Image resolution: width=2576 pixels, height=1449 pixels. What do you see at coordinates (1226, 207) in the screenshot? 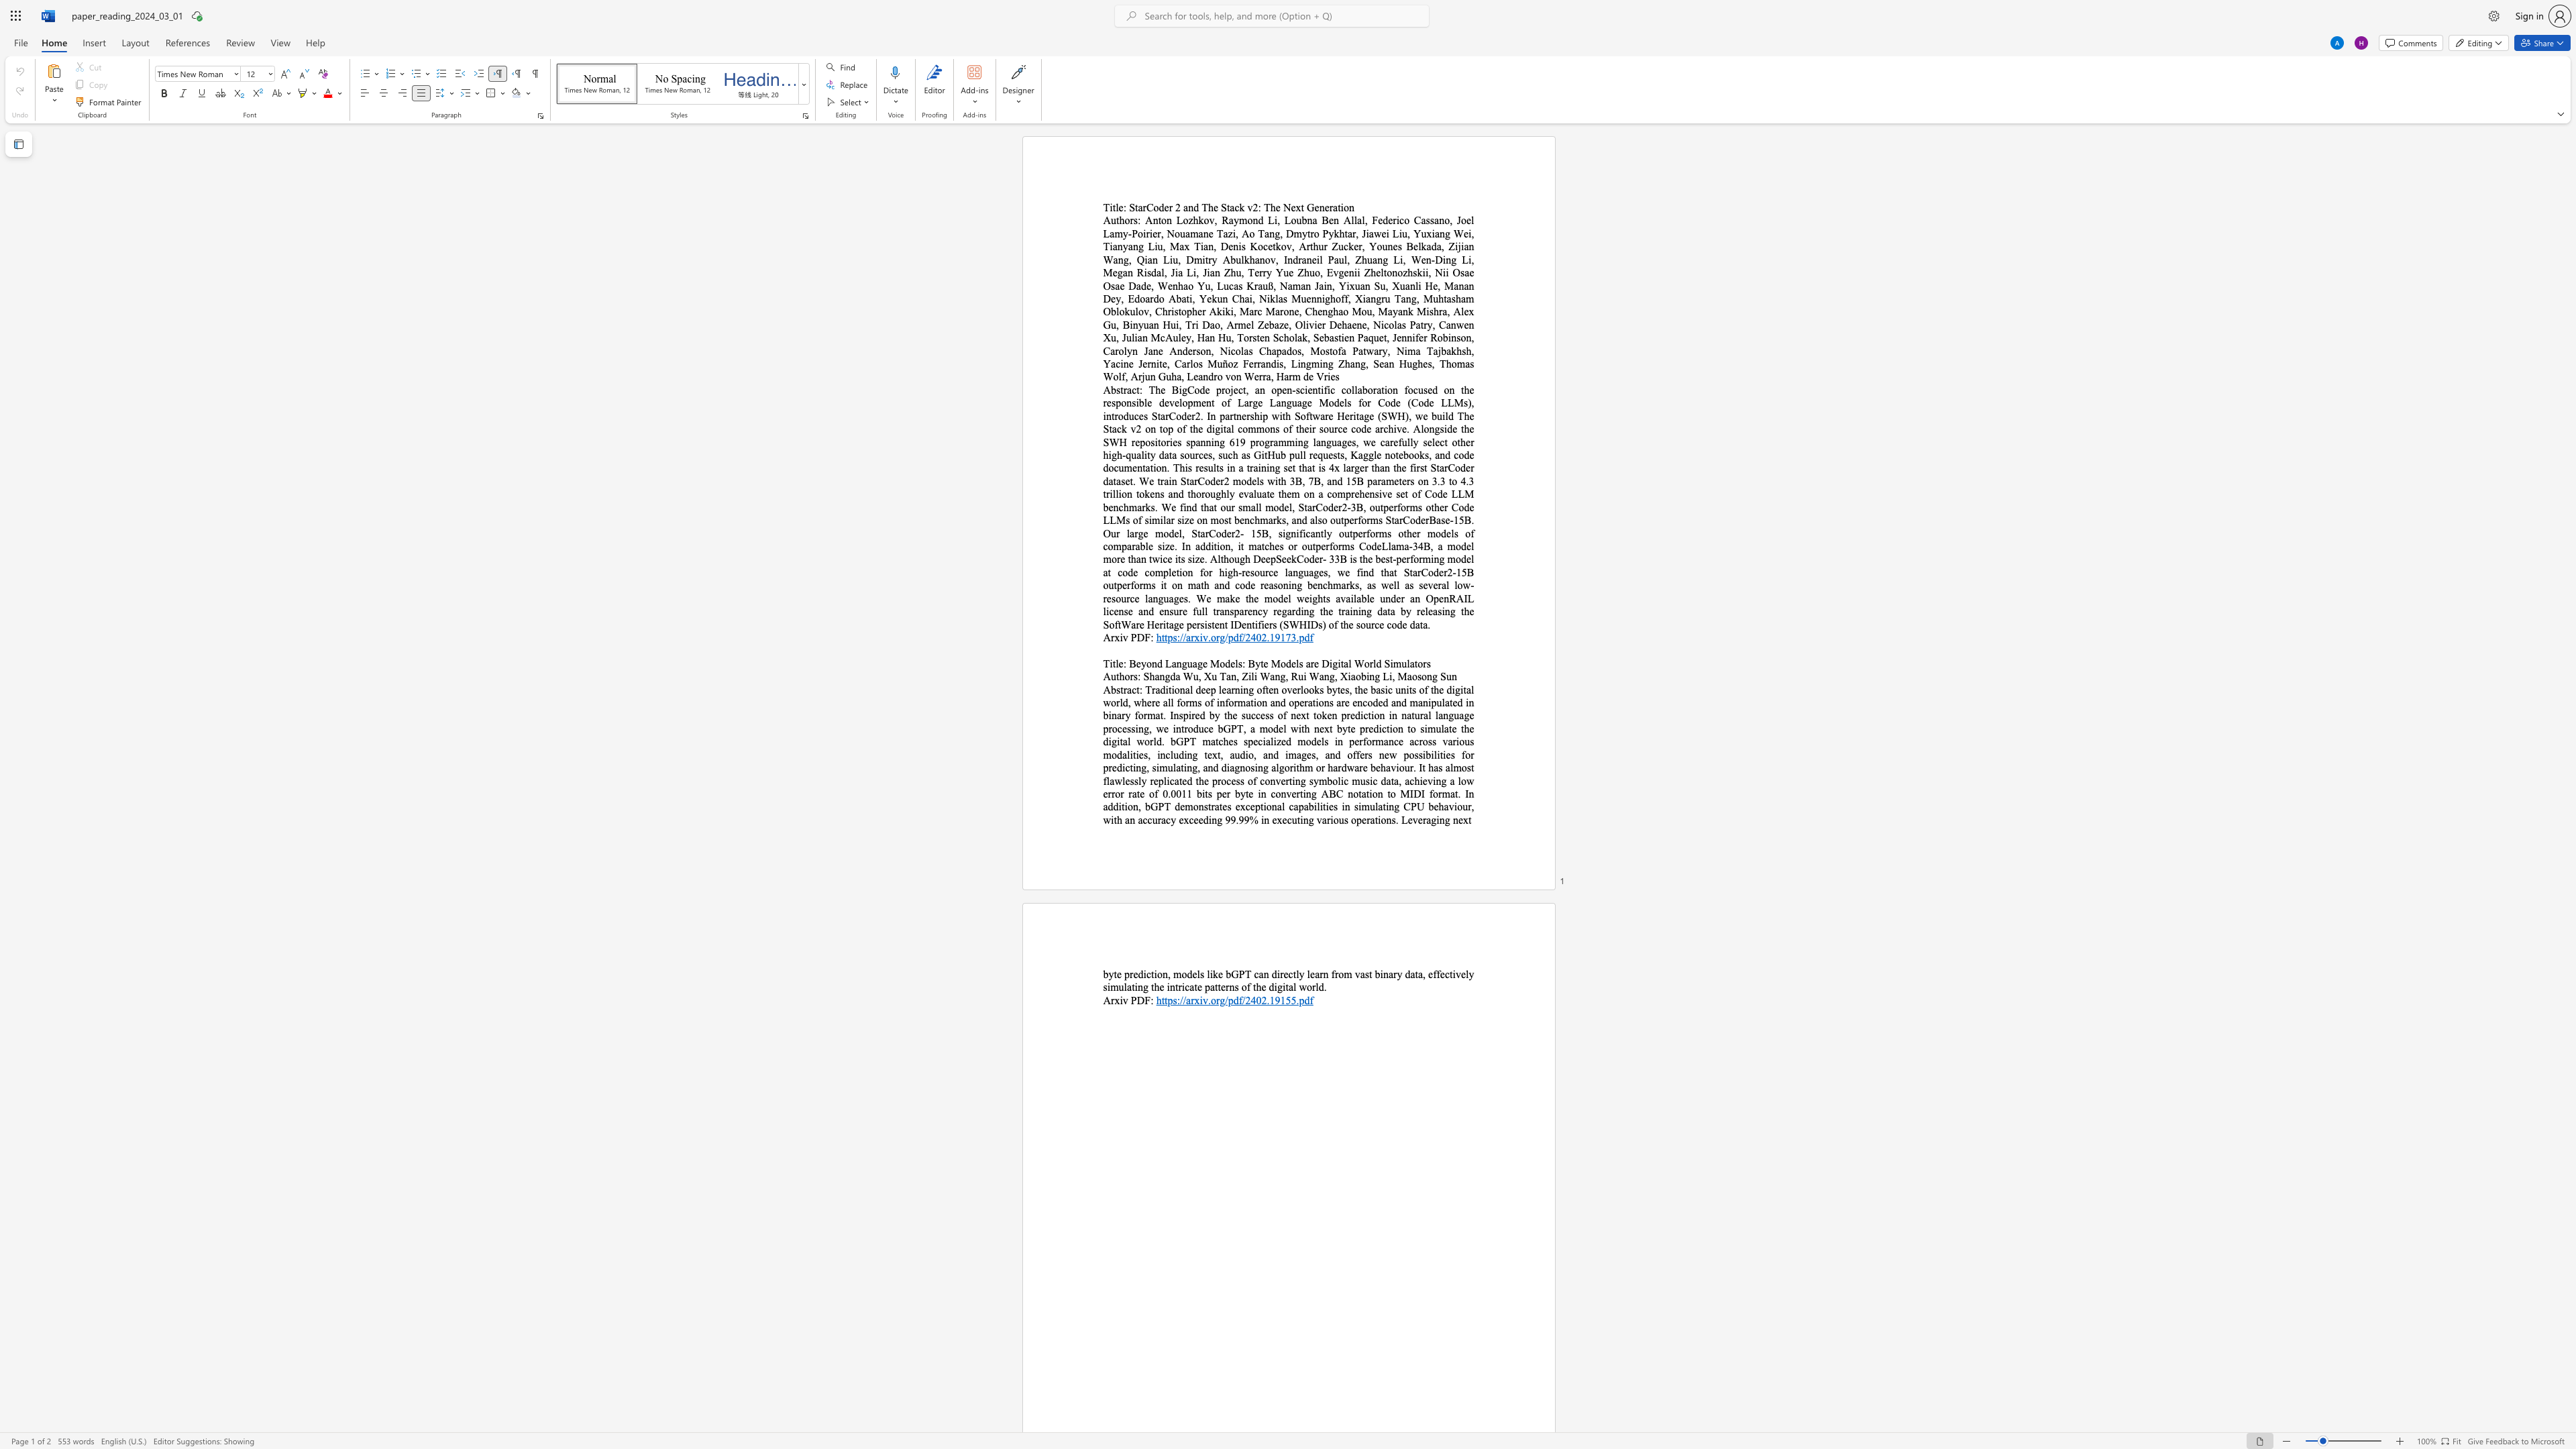
I see `the subset text "tack v2: The Next" within the text "StarCoder 2 and The Stack v2: The Next Generation"` at bounding box center [1226, 207].